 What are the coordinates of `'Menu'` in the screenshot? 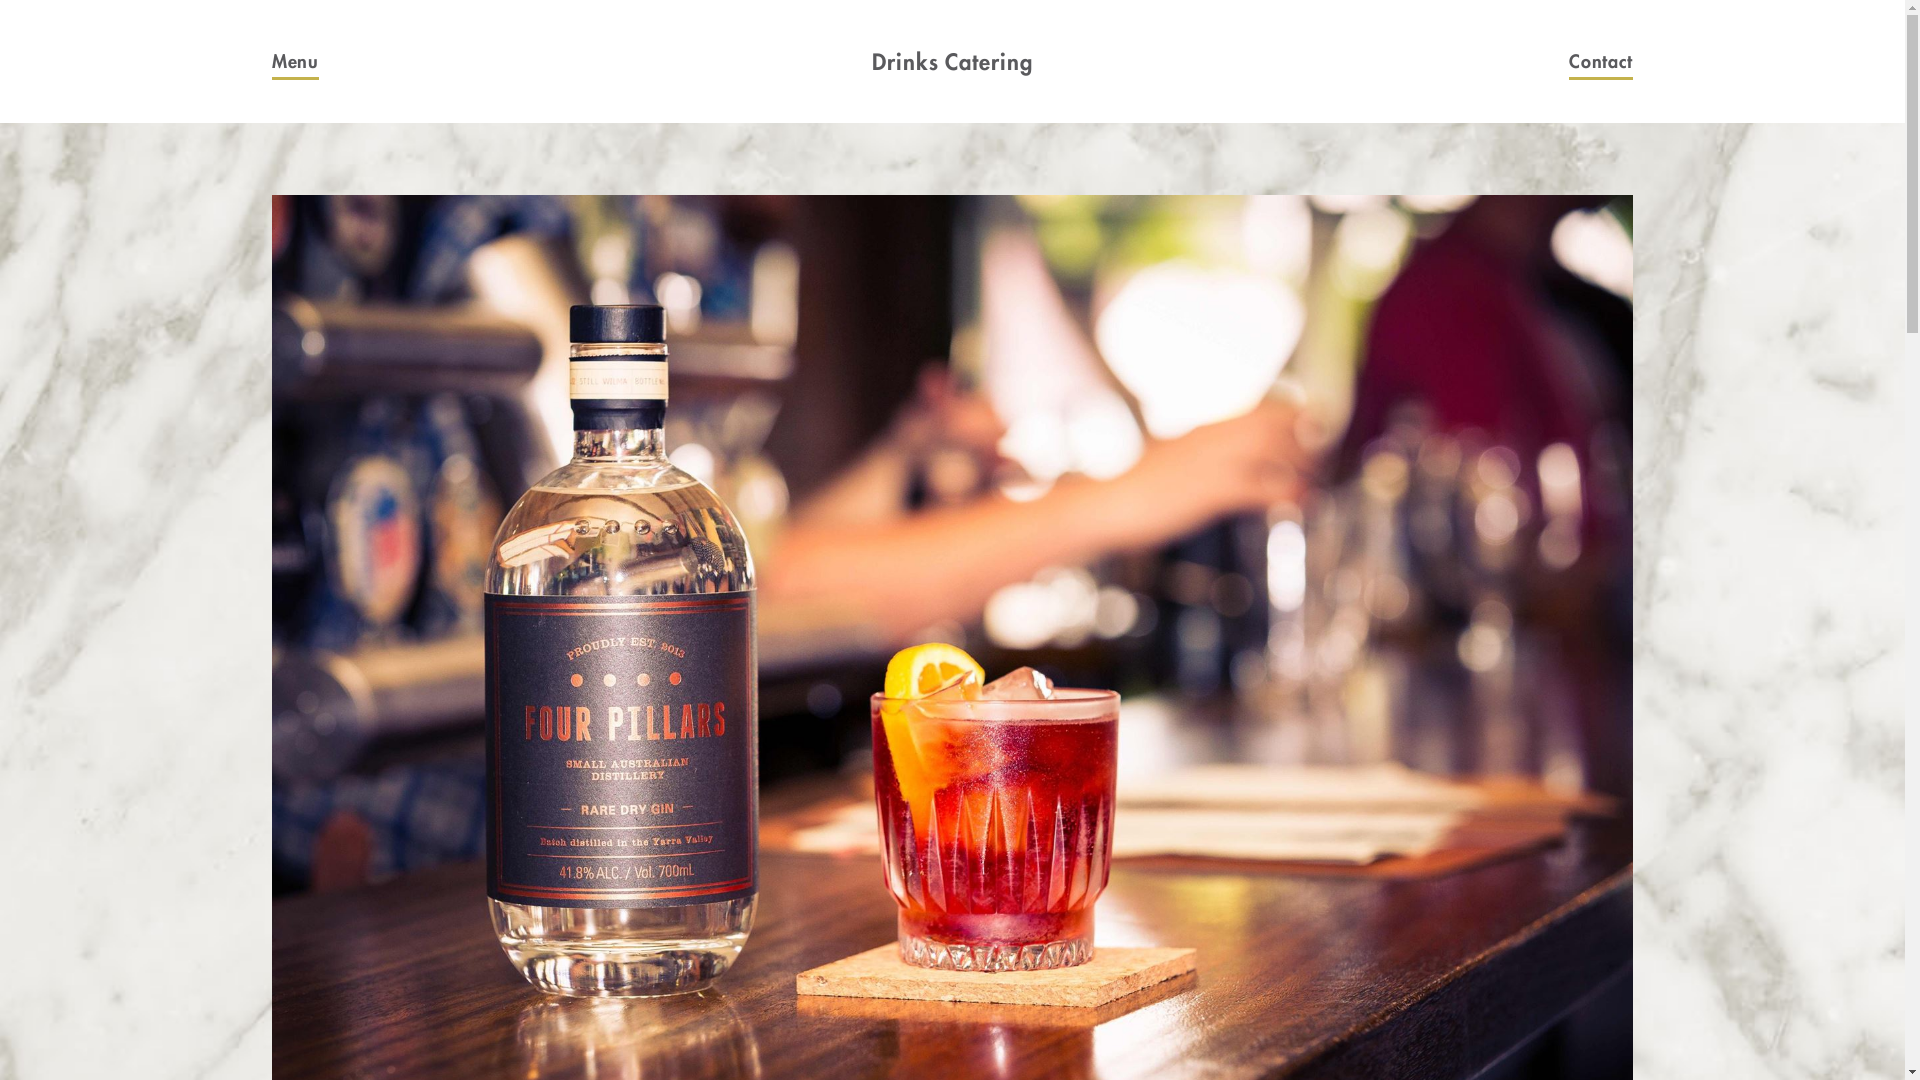 It's located at (271, 60).